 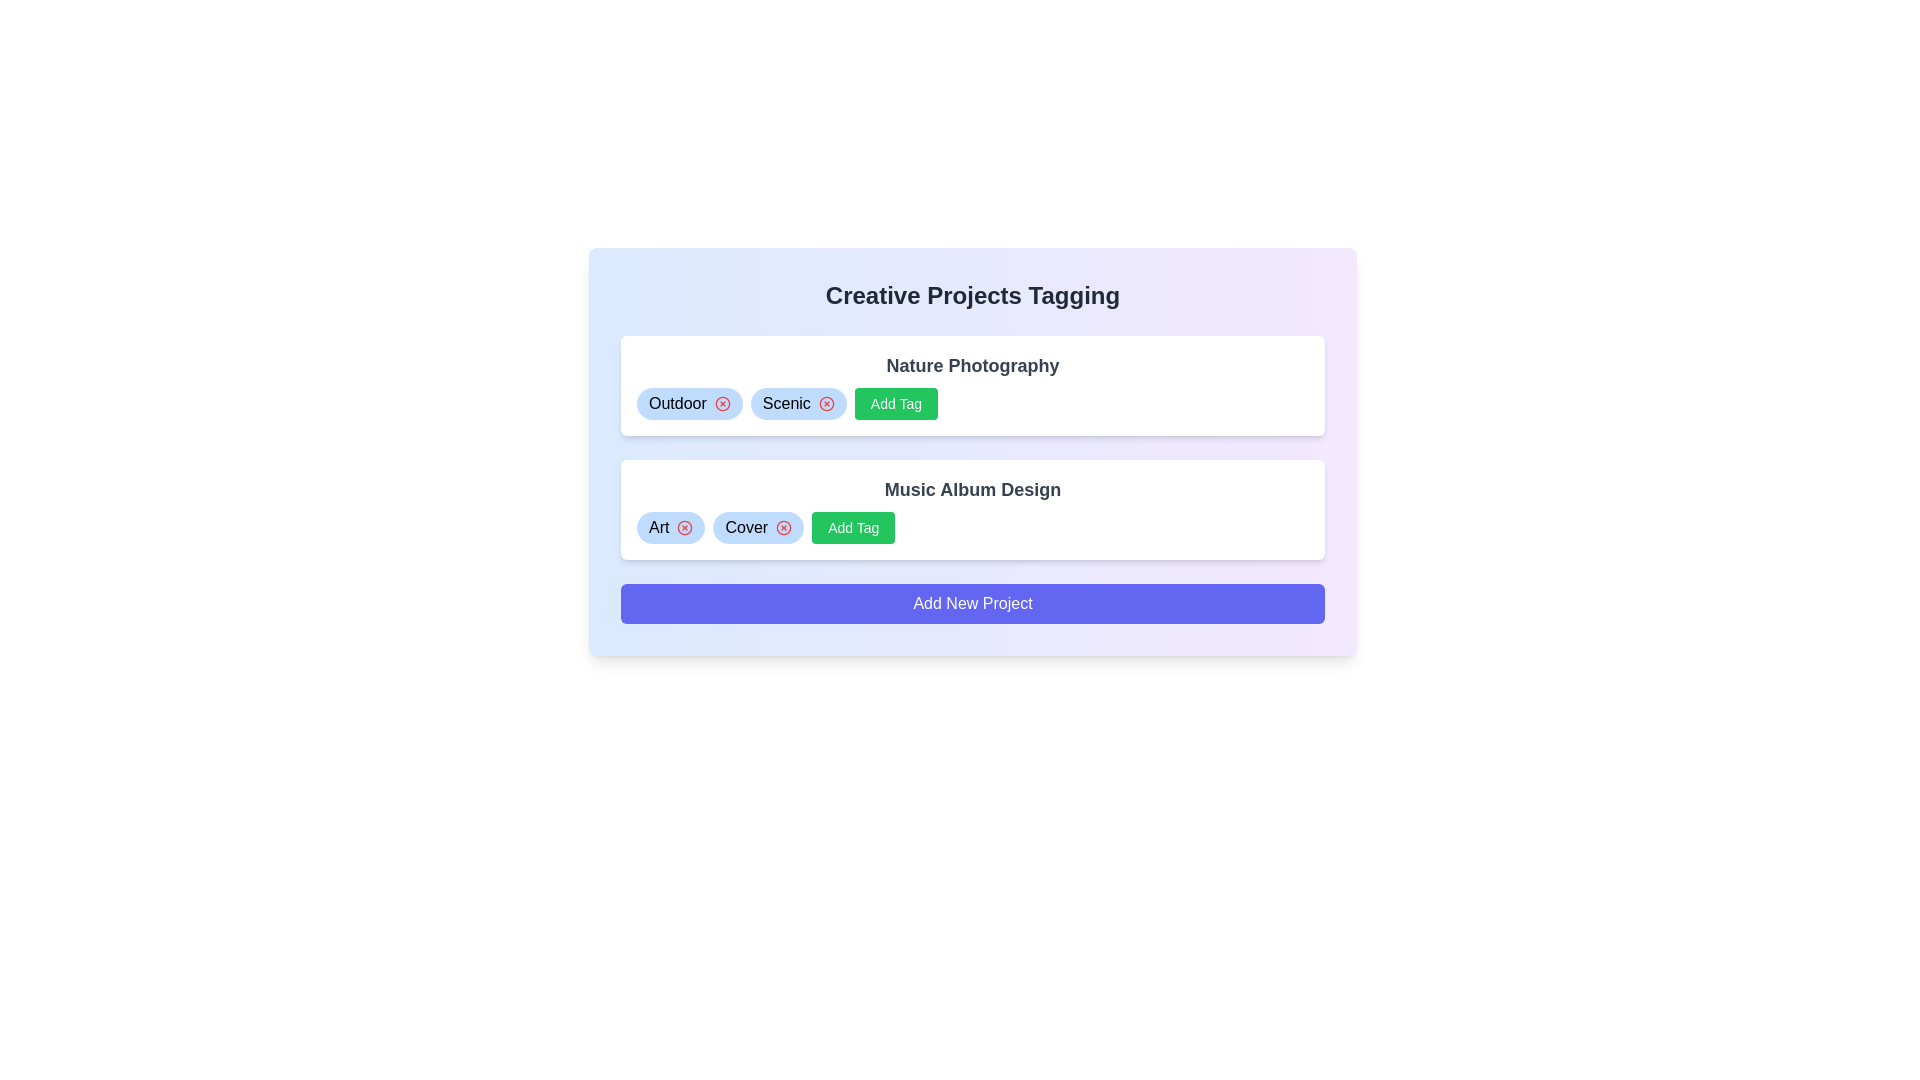 What do you see at coordinates (826, 404) in the screenshot?
I see `the red circular icon button with a cross (X) symbol` at bounding box center [826, 404].